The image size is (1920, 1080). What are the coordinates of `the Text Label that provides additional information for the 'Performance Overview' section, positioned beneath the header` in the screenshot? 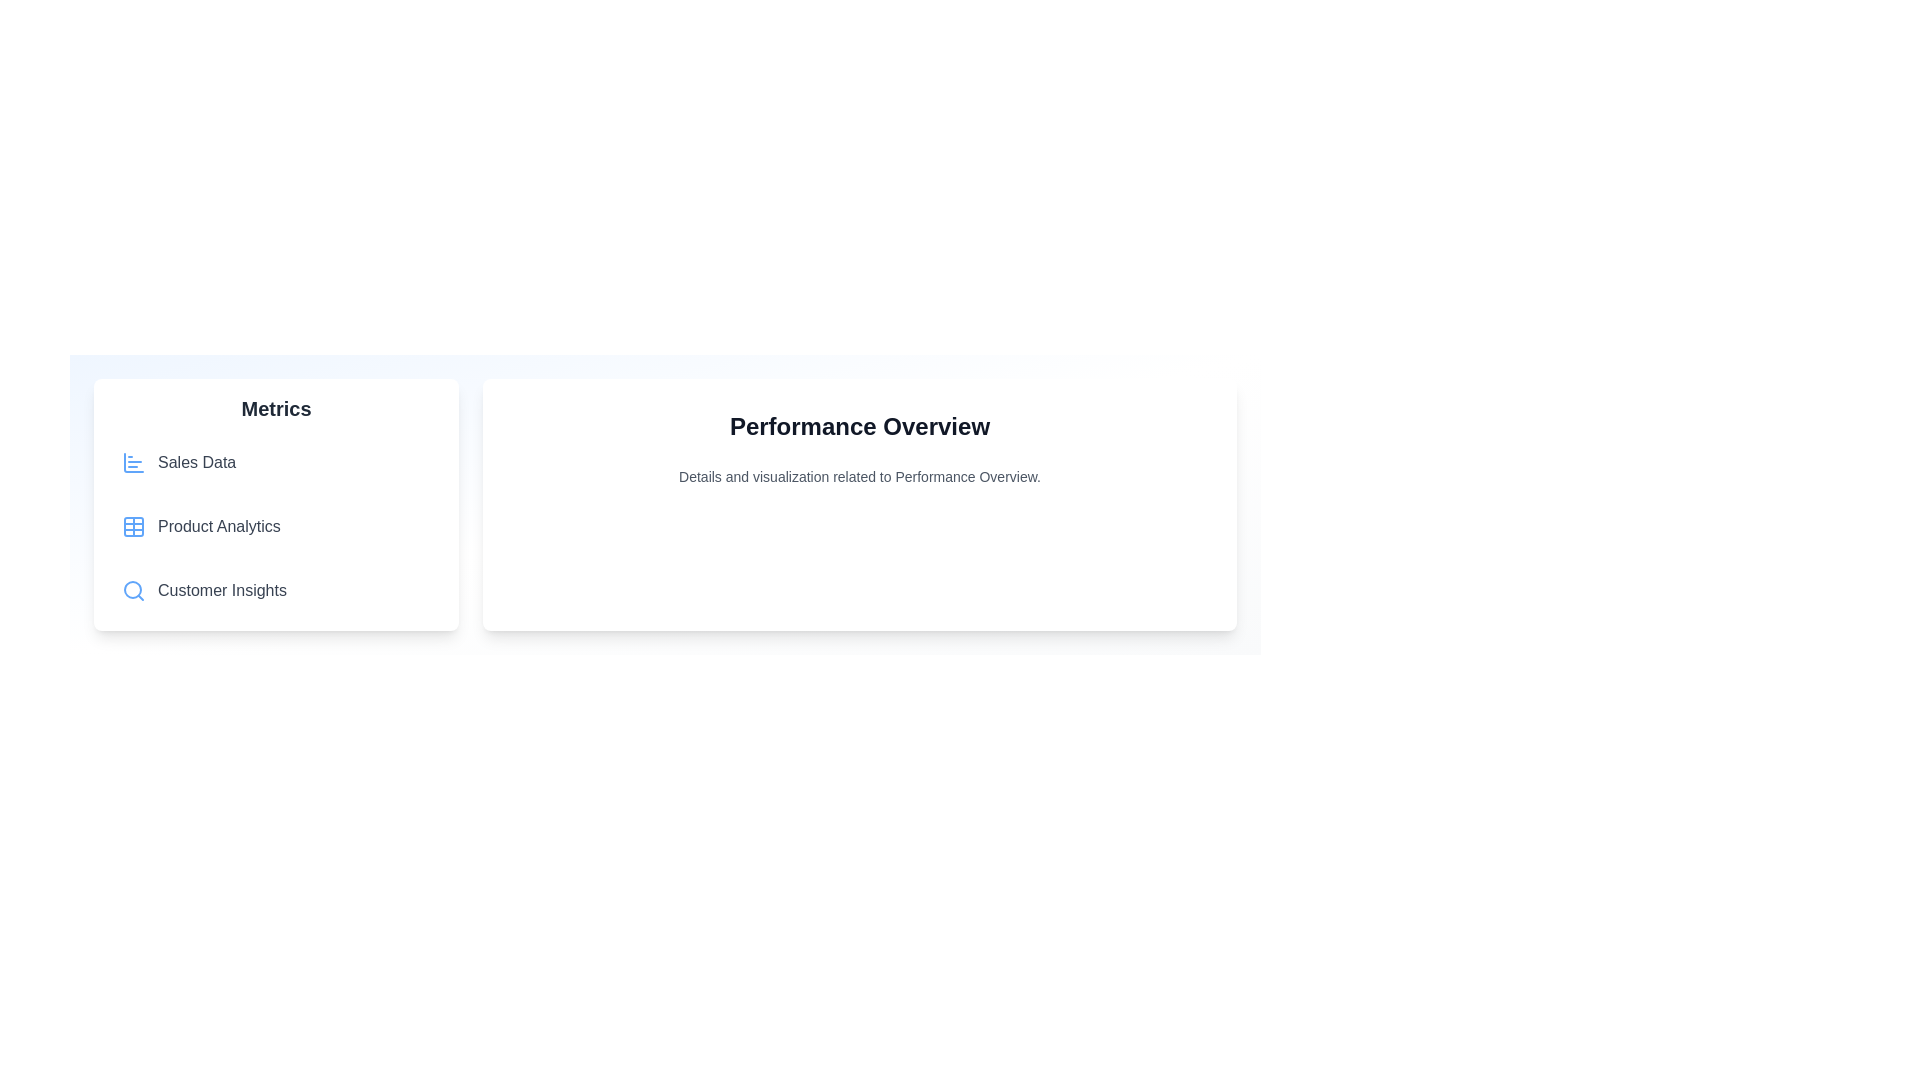 It's located at (859, 477).